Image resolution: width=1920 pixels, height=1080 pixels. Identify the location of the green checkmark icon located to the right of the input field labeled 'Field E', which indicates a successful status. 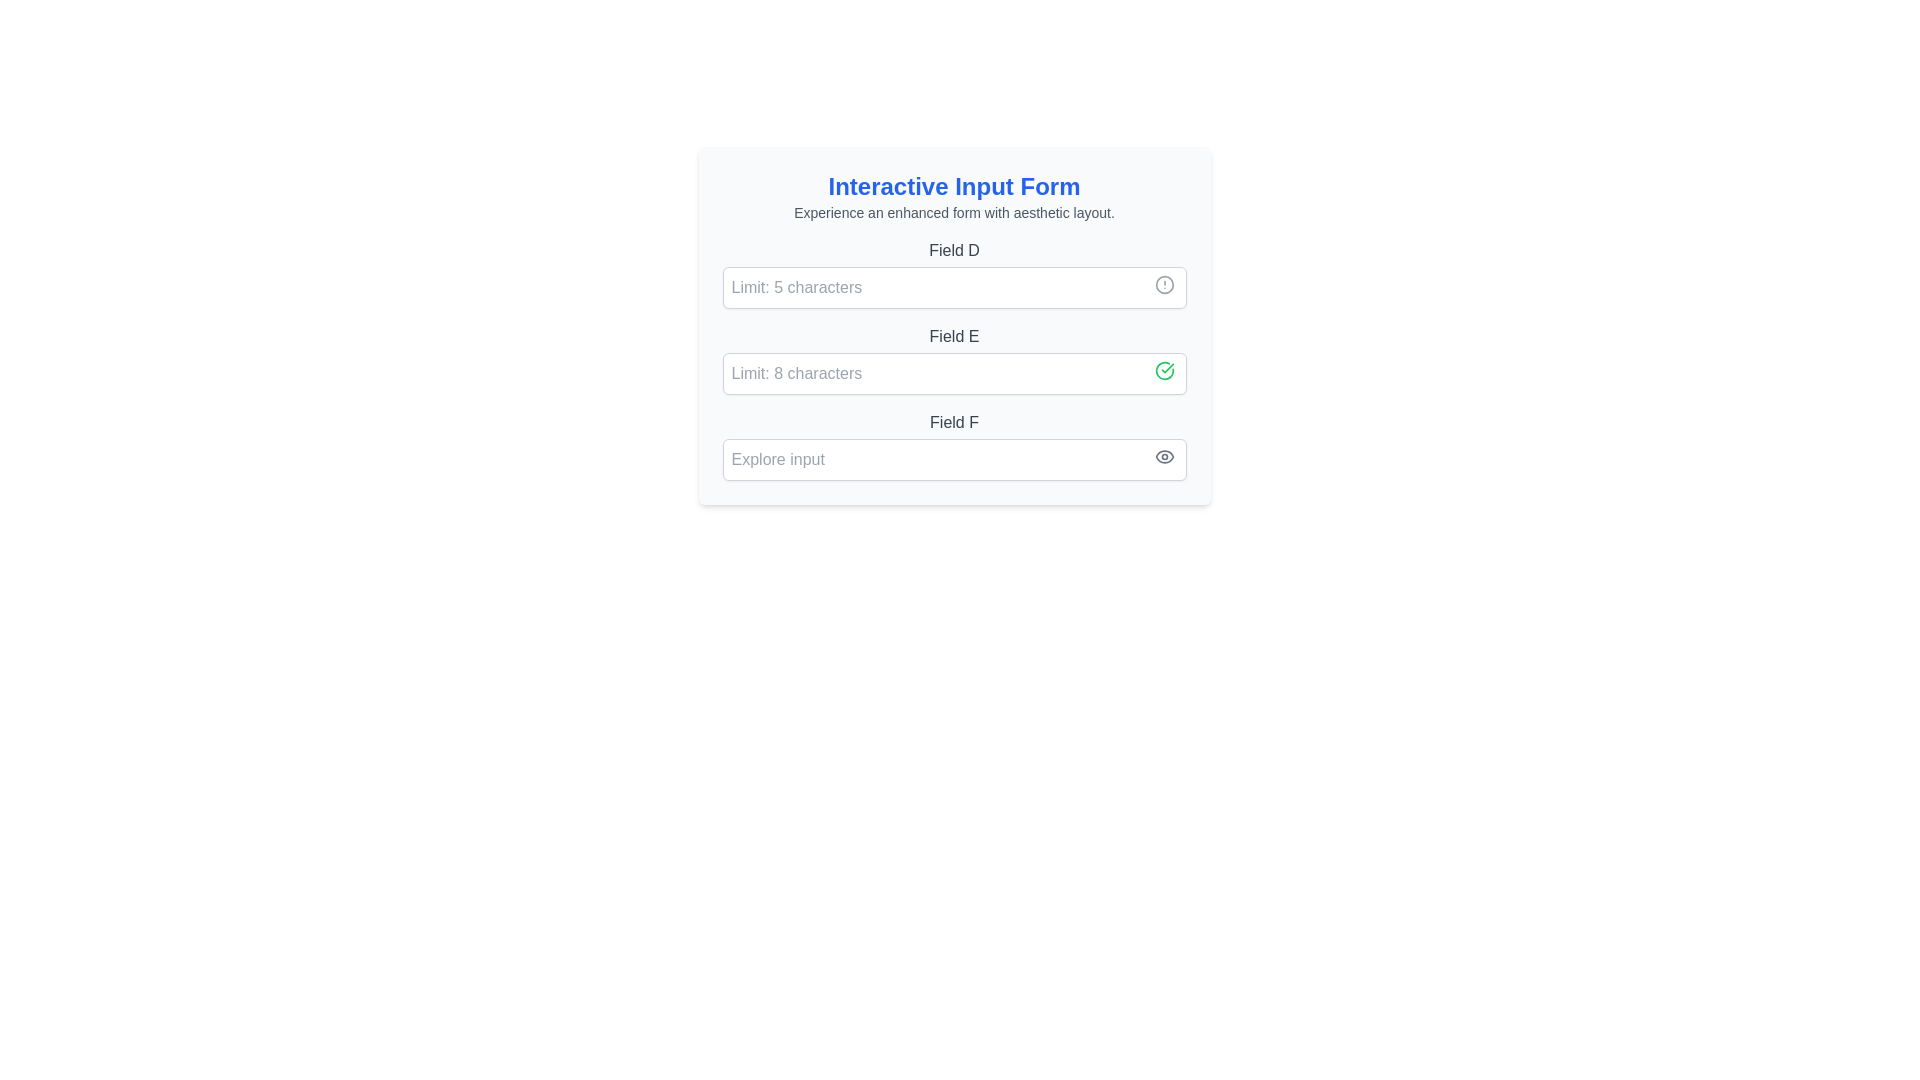
(1164, 370).